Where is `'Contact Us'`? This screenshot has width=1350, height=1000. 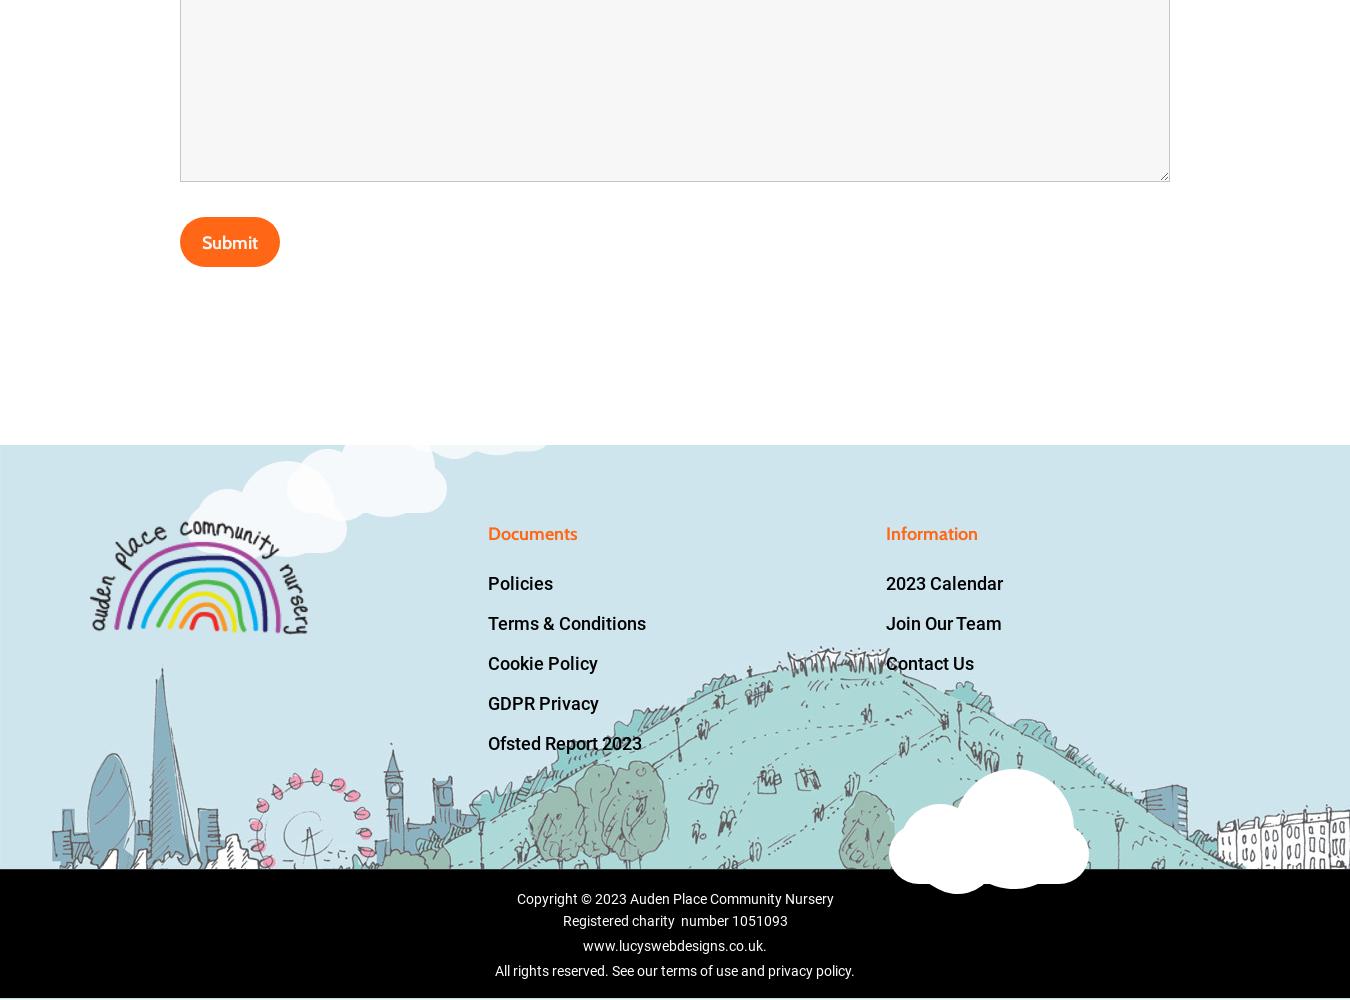
'Contact Us' is located at coordinates (885, 663).